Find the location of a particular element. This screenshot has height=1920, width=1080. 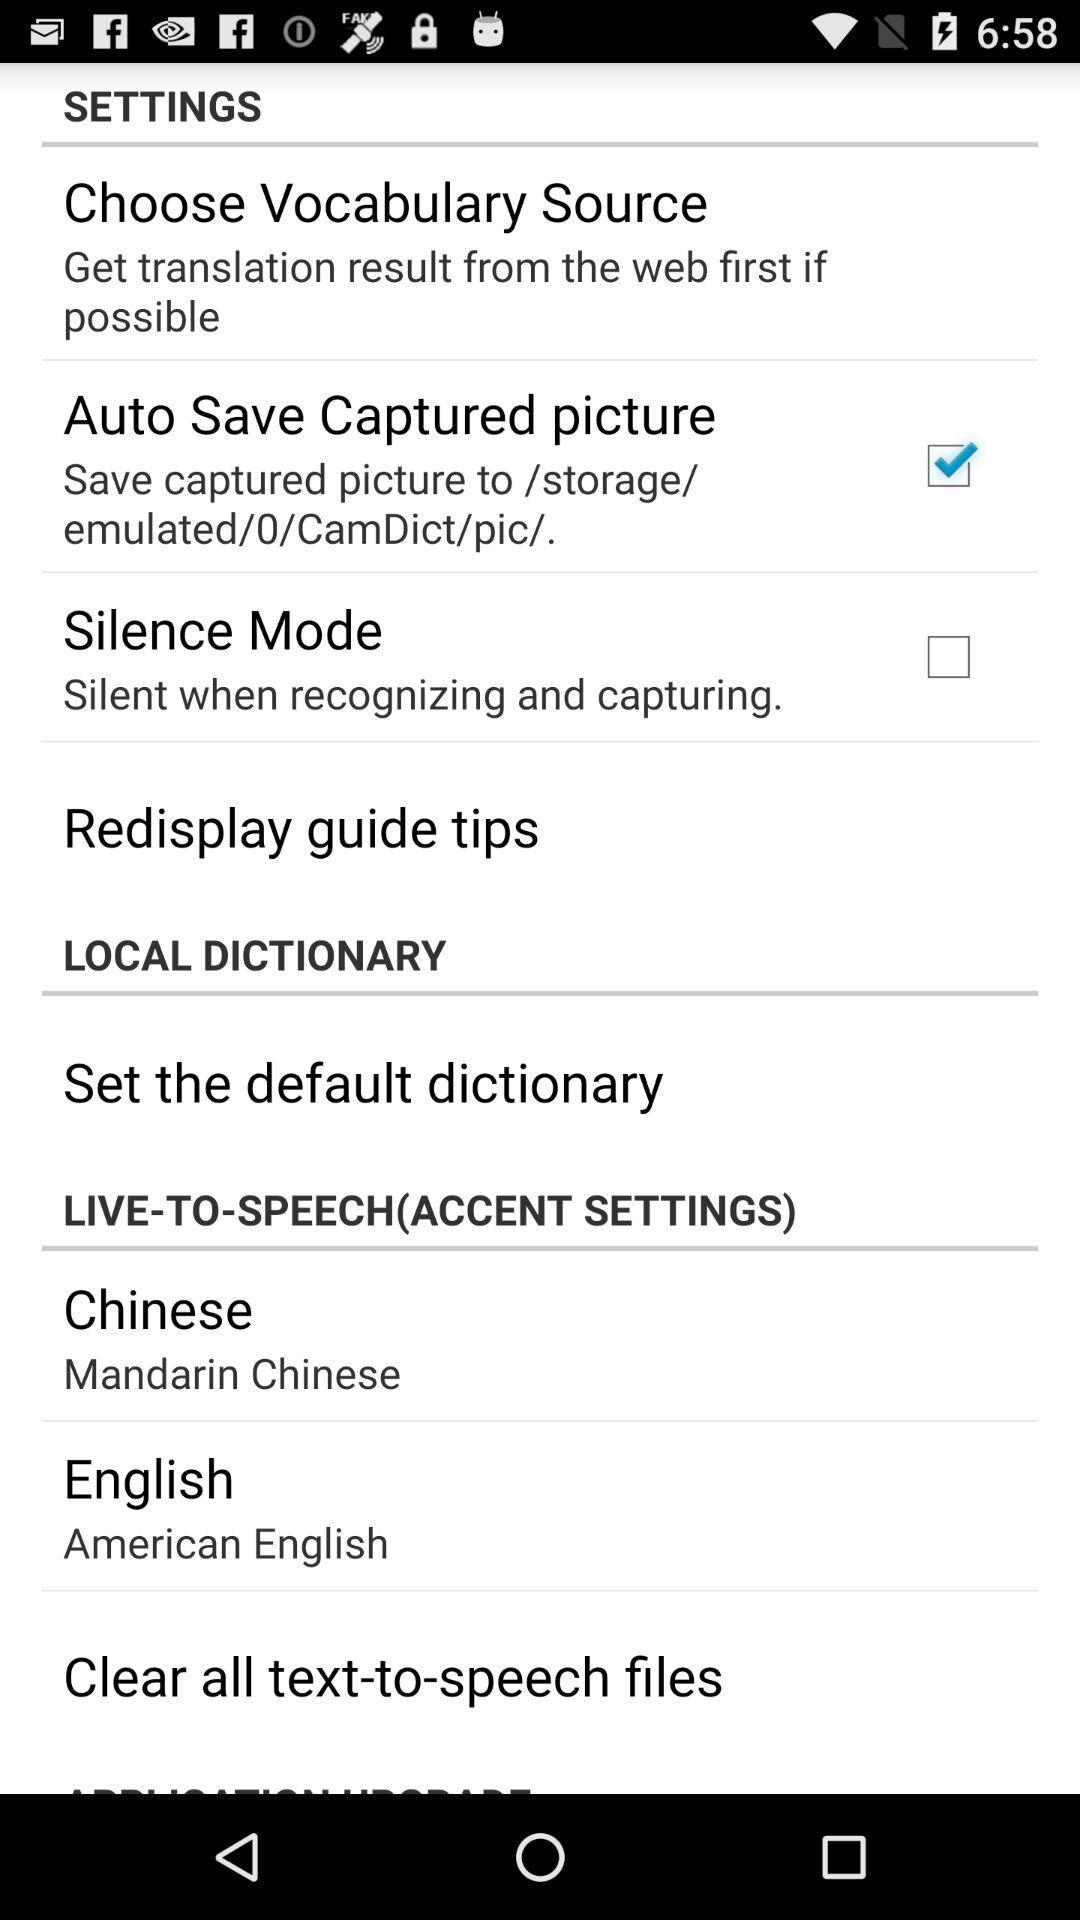

the local dictionary app is located at coordinates (540, 953).